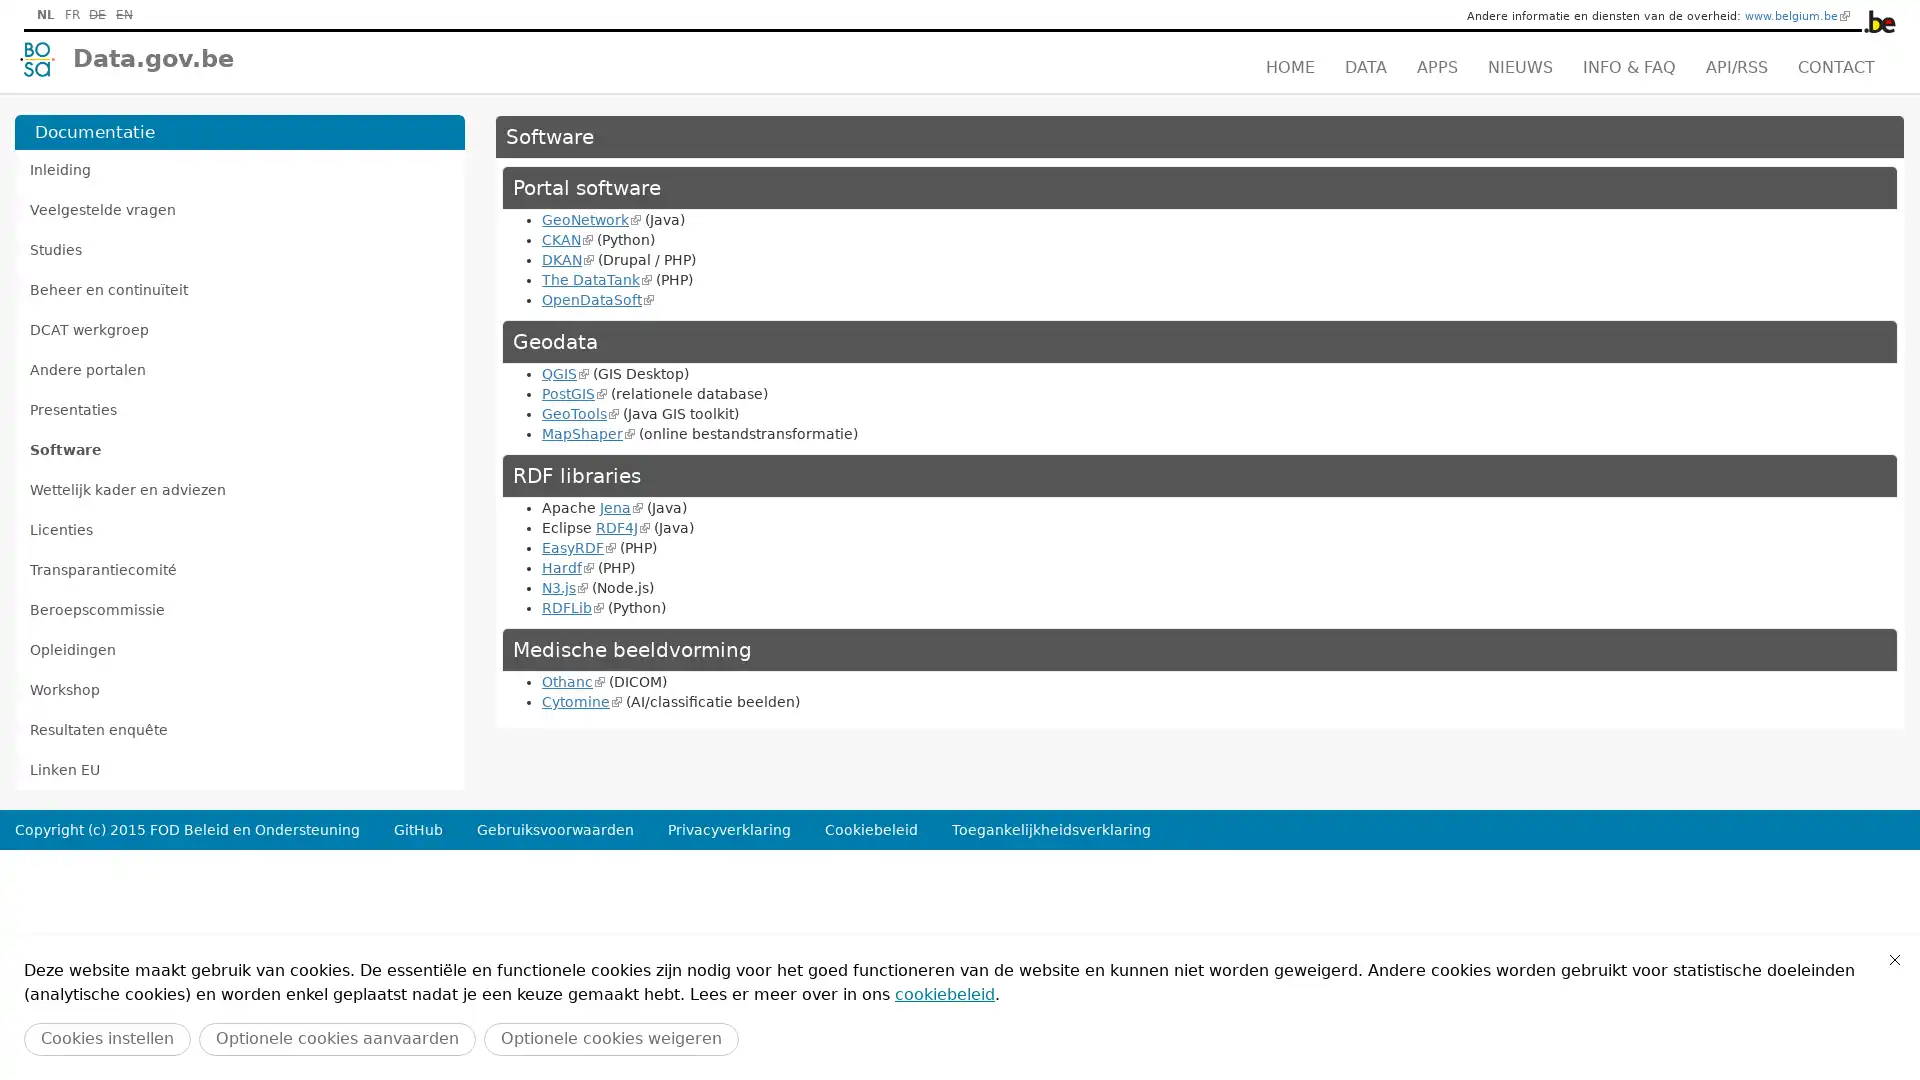 This screenshot has width=1920, height=1080. What do you see at coordinates (1894, 959) in the screenshot?
I see `Sluiten` at bounding box center [1894, 959].